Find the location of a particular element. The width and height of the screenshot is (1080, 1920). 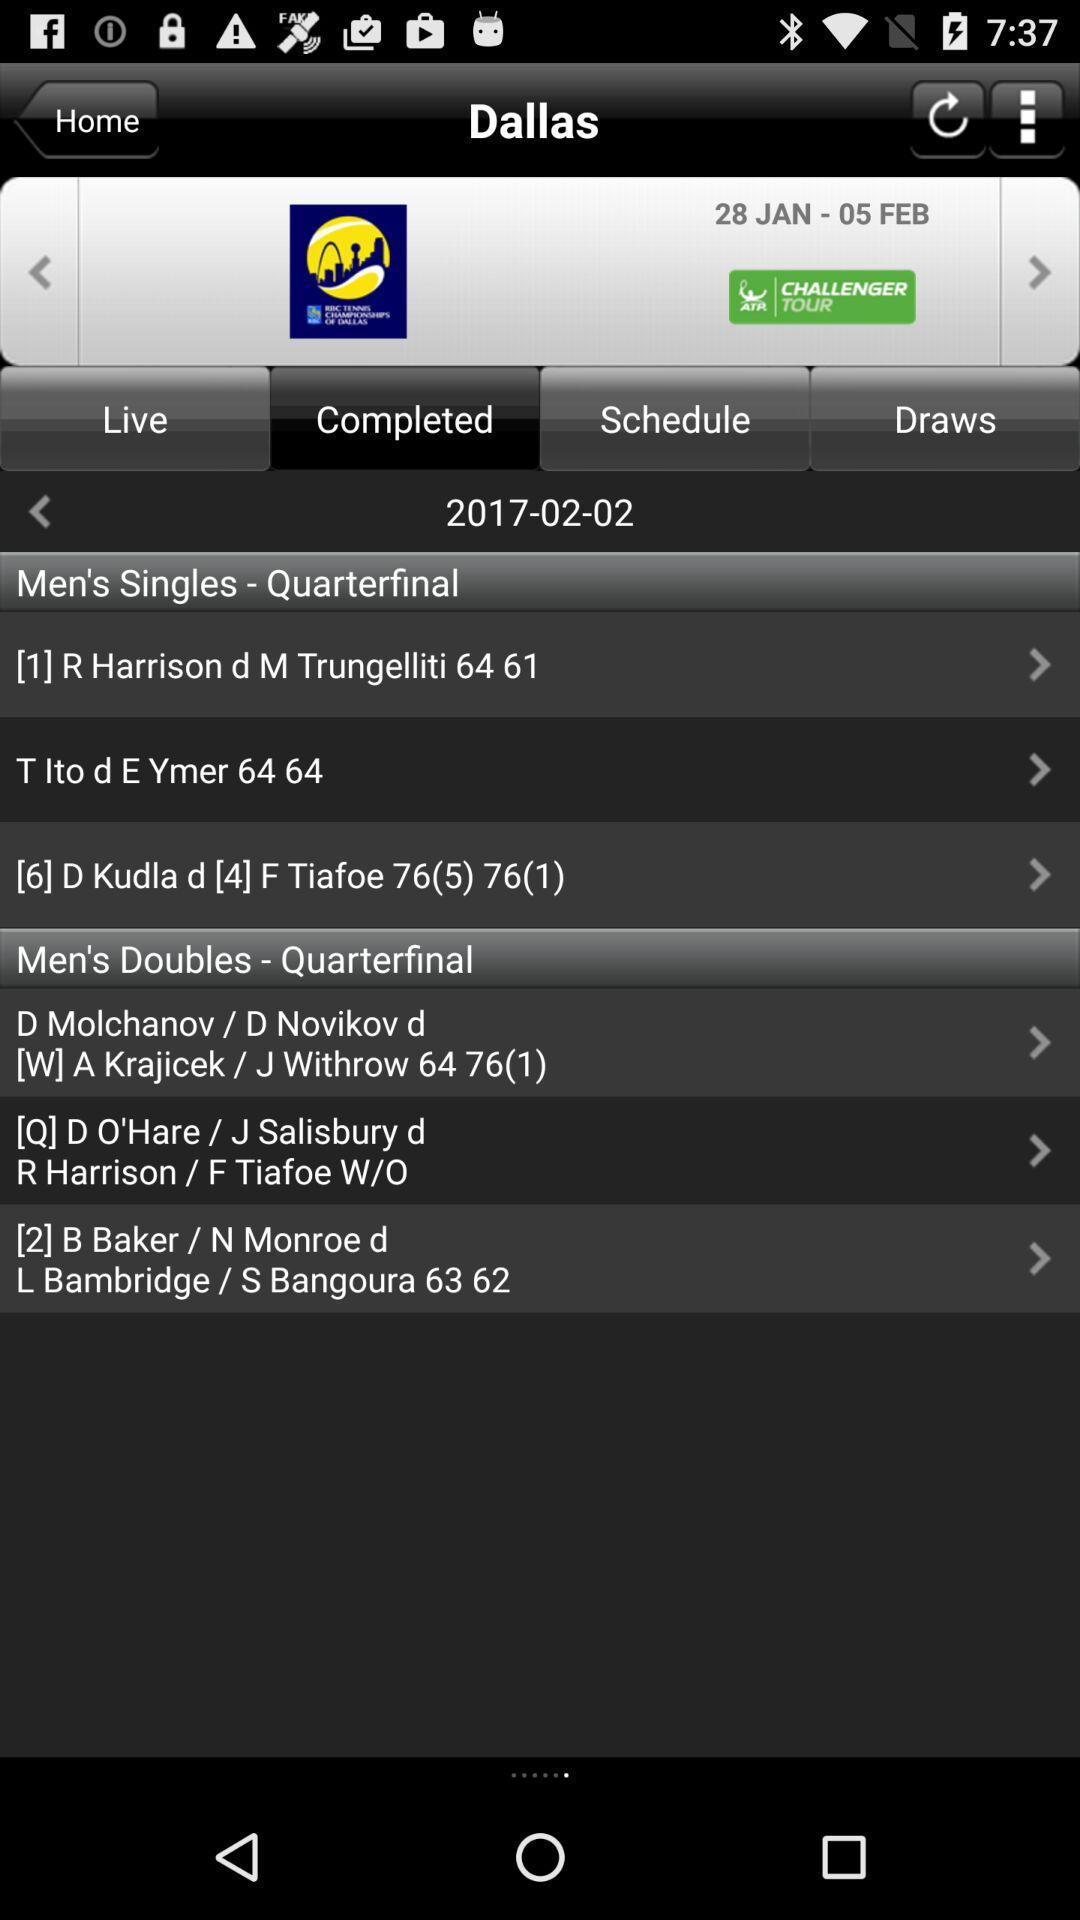

draws which is next to schedule is located at coordinates (945, 417).